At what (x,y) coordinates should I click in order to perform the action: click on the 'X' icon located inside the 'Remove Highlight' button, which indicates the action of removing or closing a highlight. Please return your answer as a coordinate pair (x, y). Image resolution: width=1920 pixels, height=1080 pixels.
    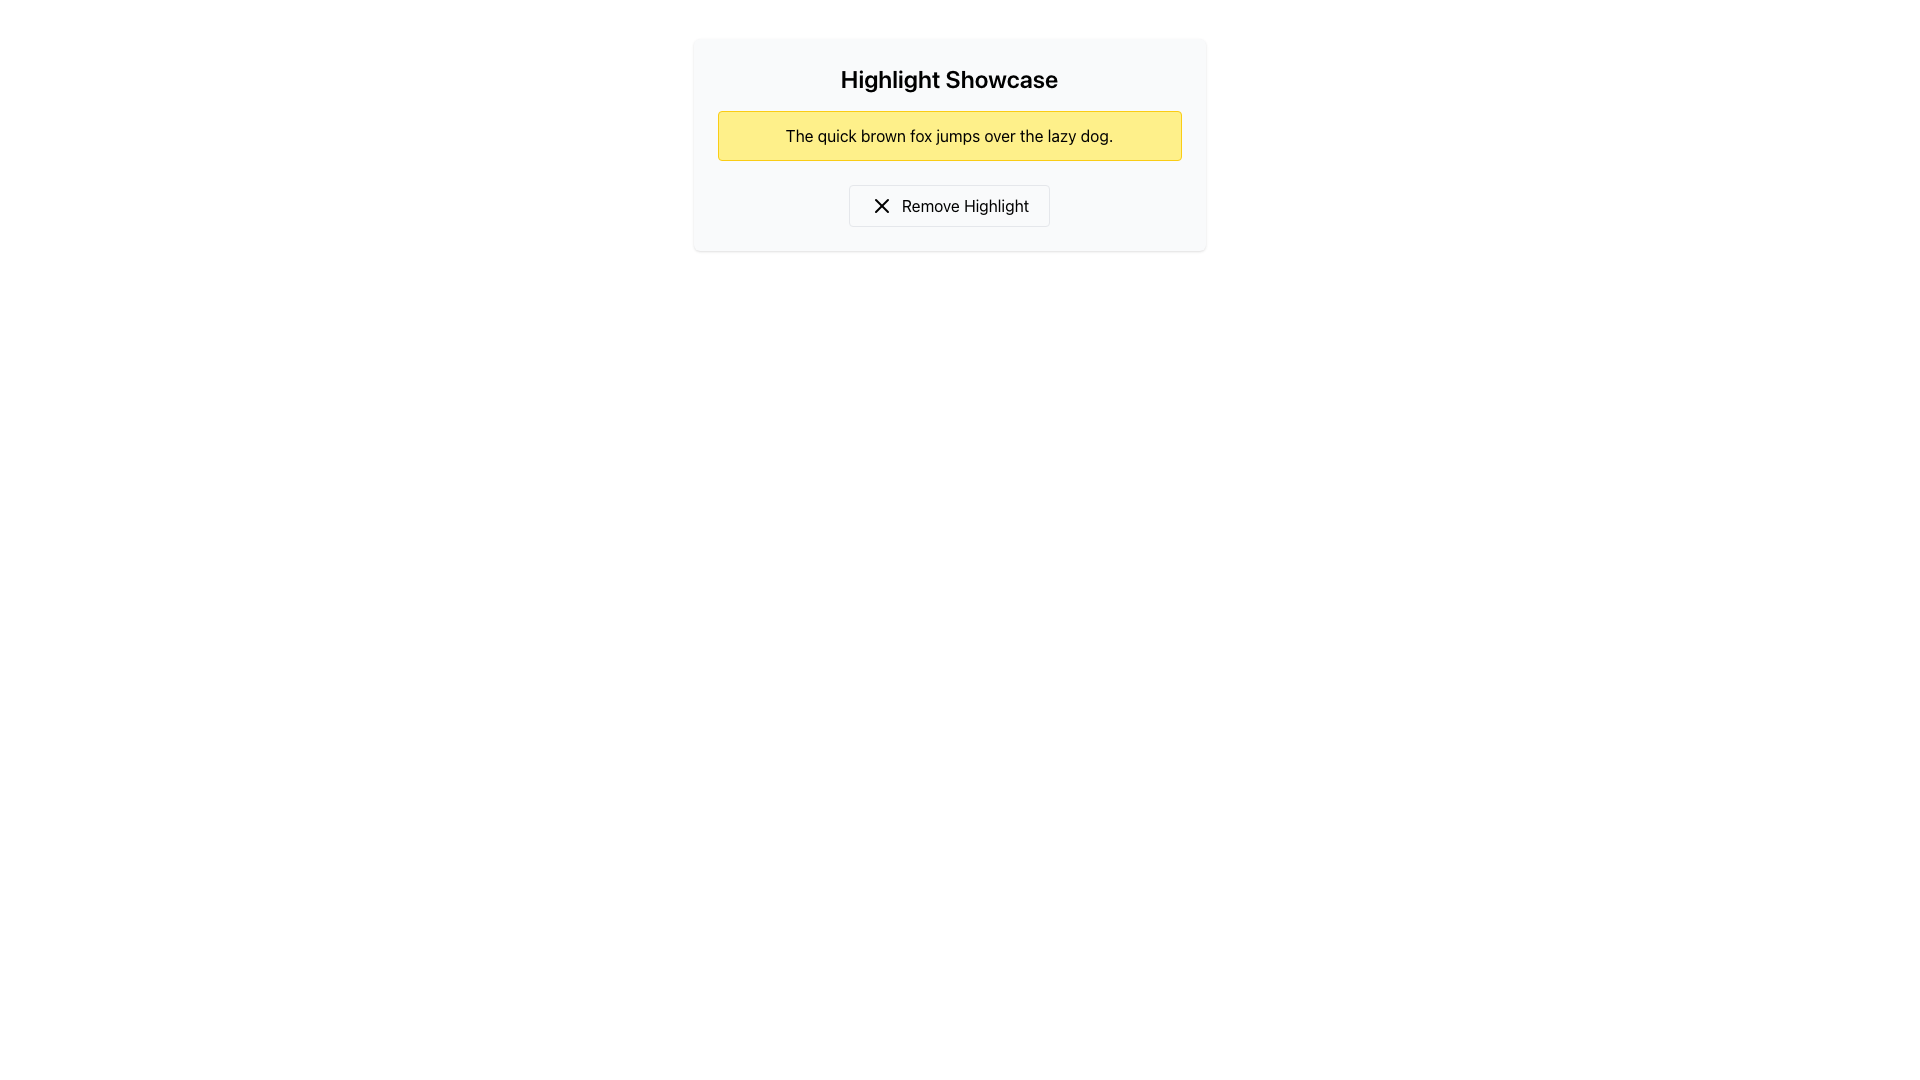
    Looking at the image, I should click on (880, 205).